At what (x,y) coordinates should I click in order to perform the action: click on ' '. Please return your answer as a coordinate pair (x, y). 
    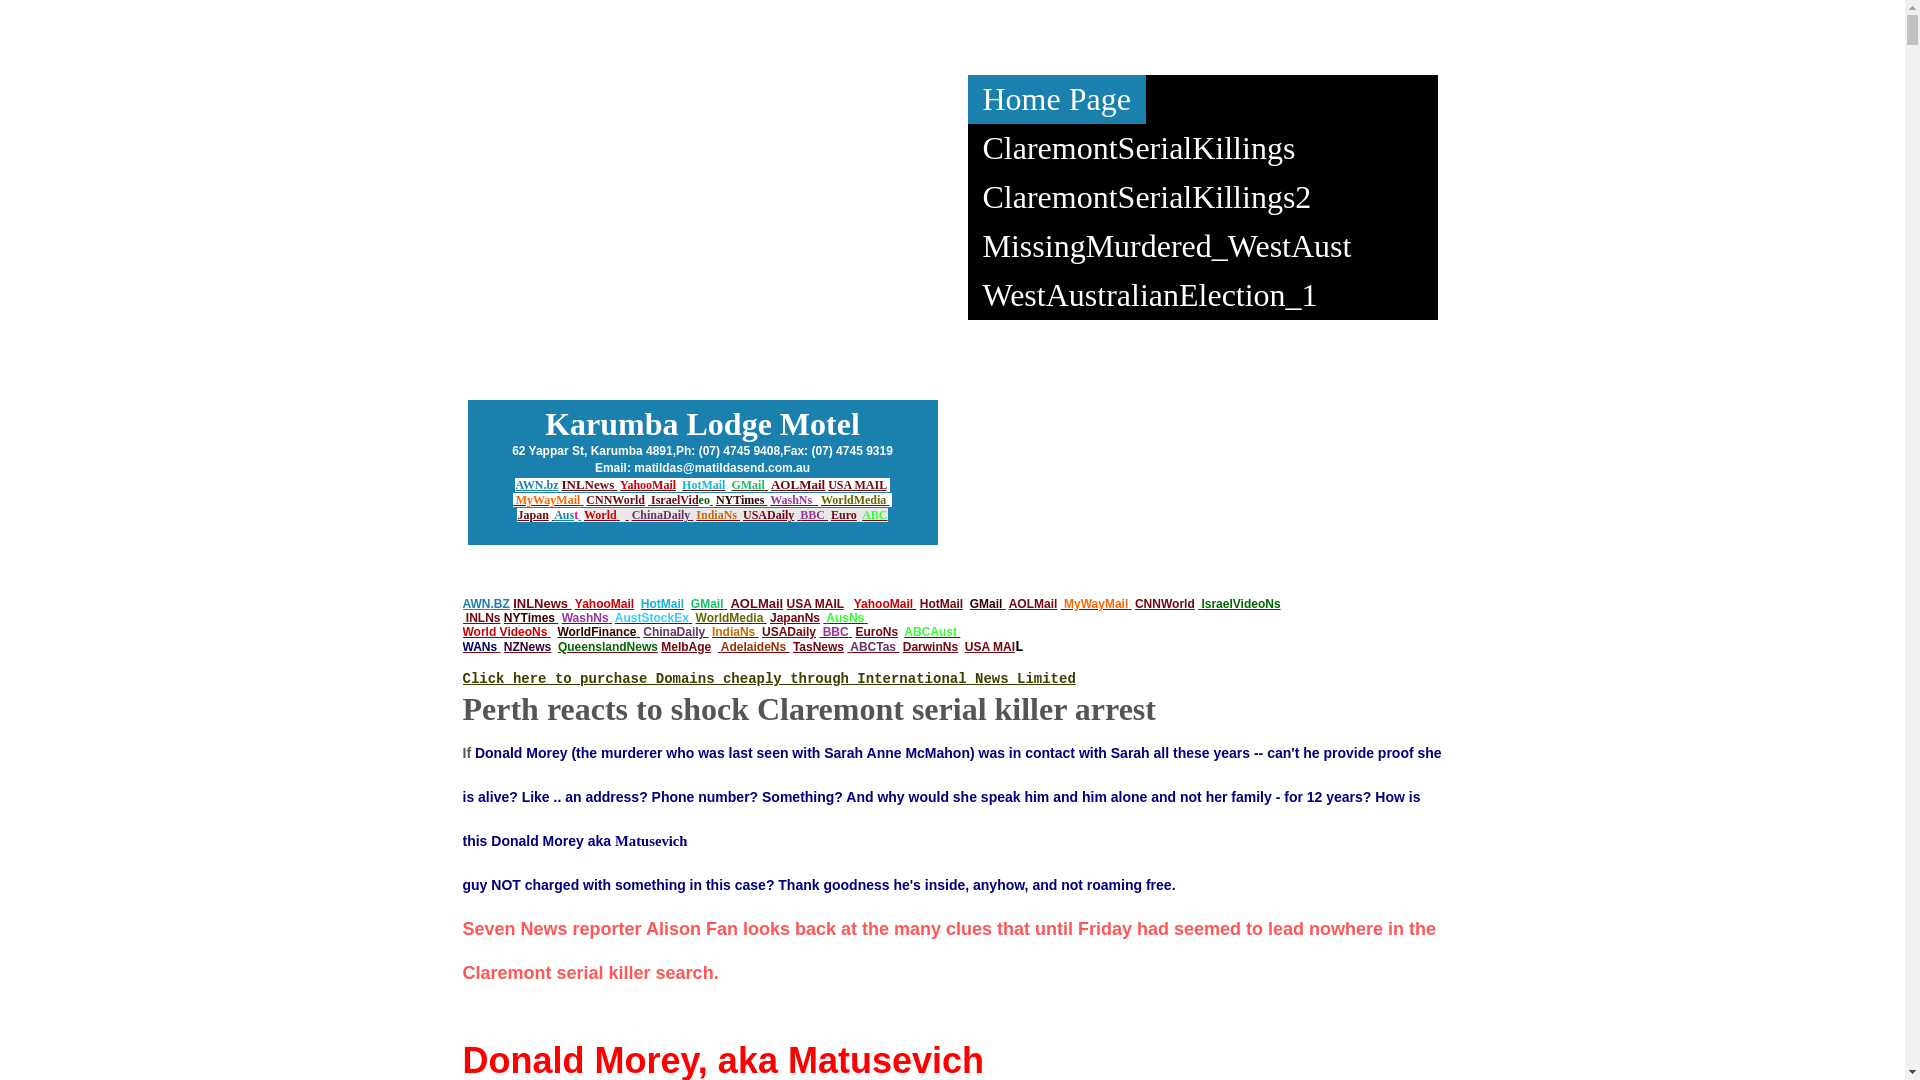
    Looking at the image, I should click on (555, 616).